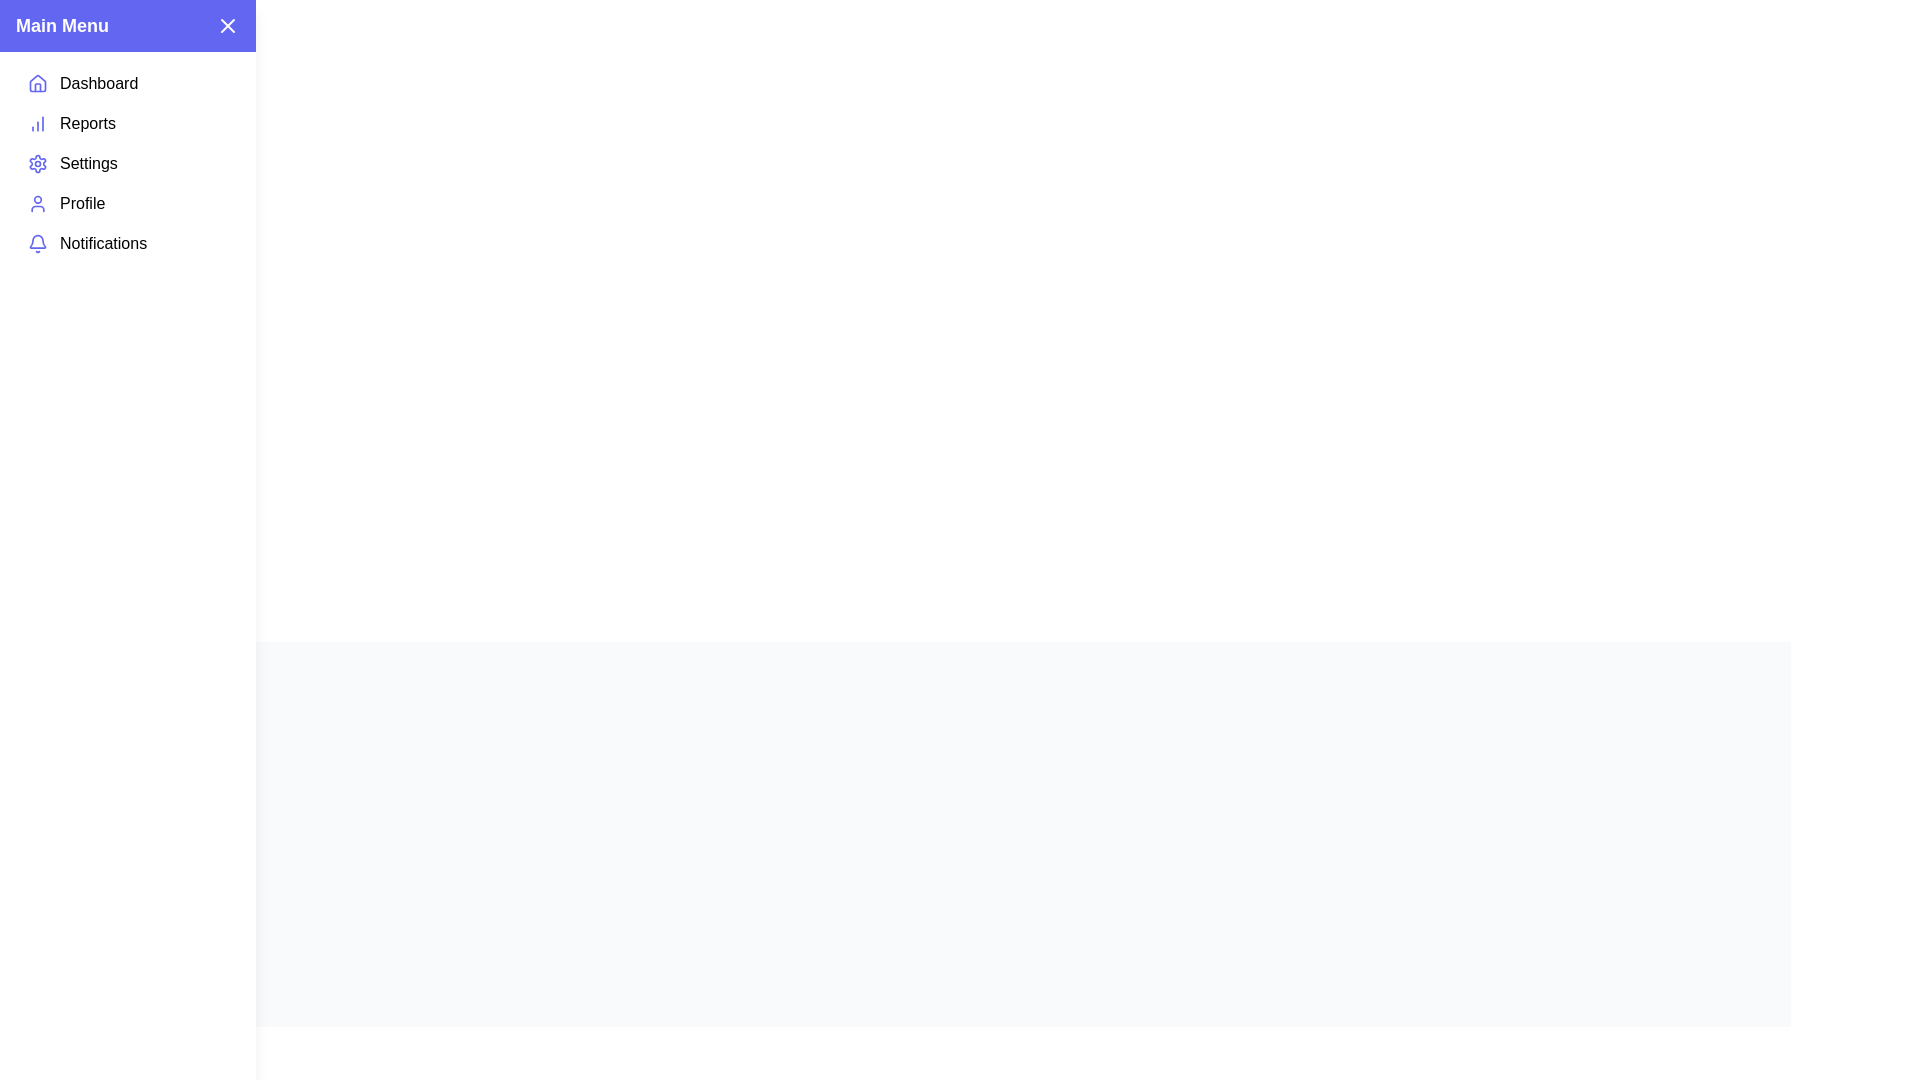  What do you see at coordinates (38, 242) in the screenshot?
I see `the bell icon located to the left of the 'Notifications' text in the fifth item of the vertical navigation menu` at bounding box center [38, 242].